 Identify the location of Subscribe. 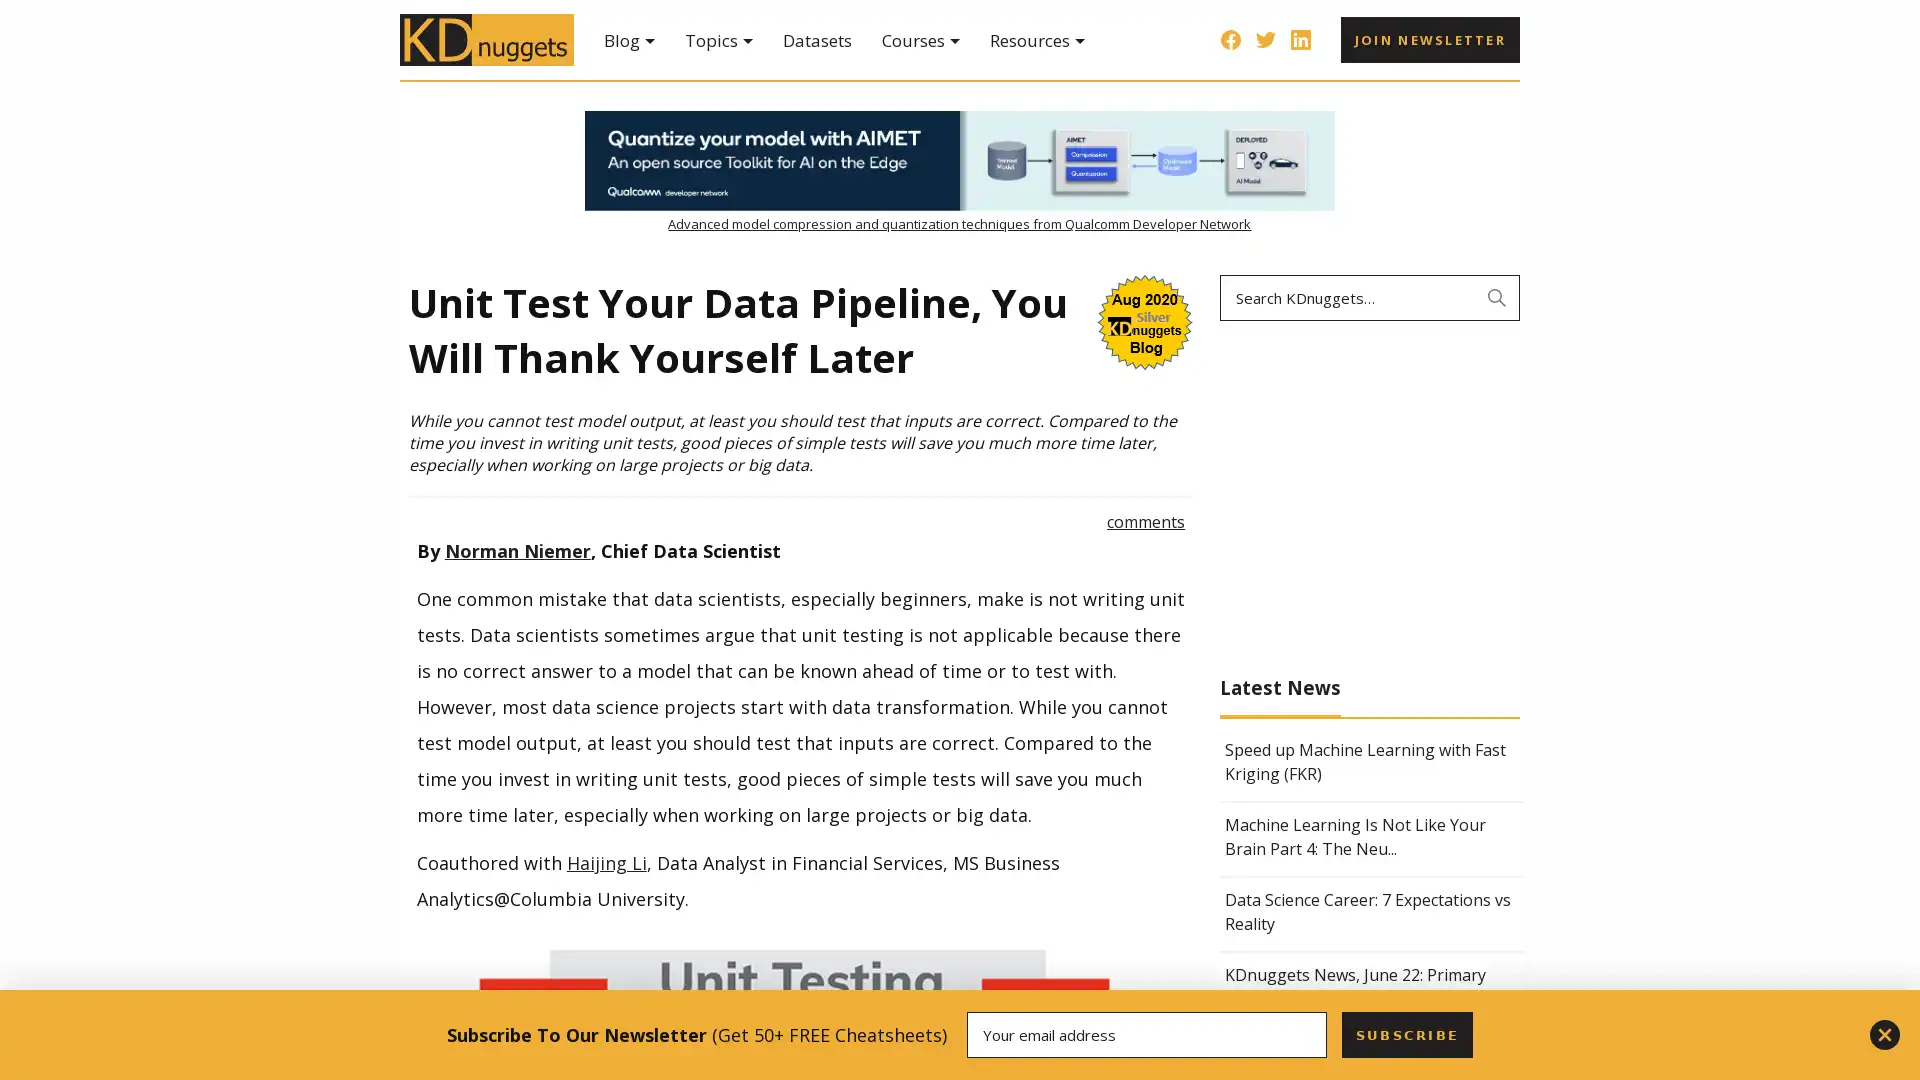
(1405, 1034).